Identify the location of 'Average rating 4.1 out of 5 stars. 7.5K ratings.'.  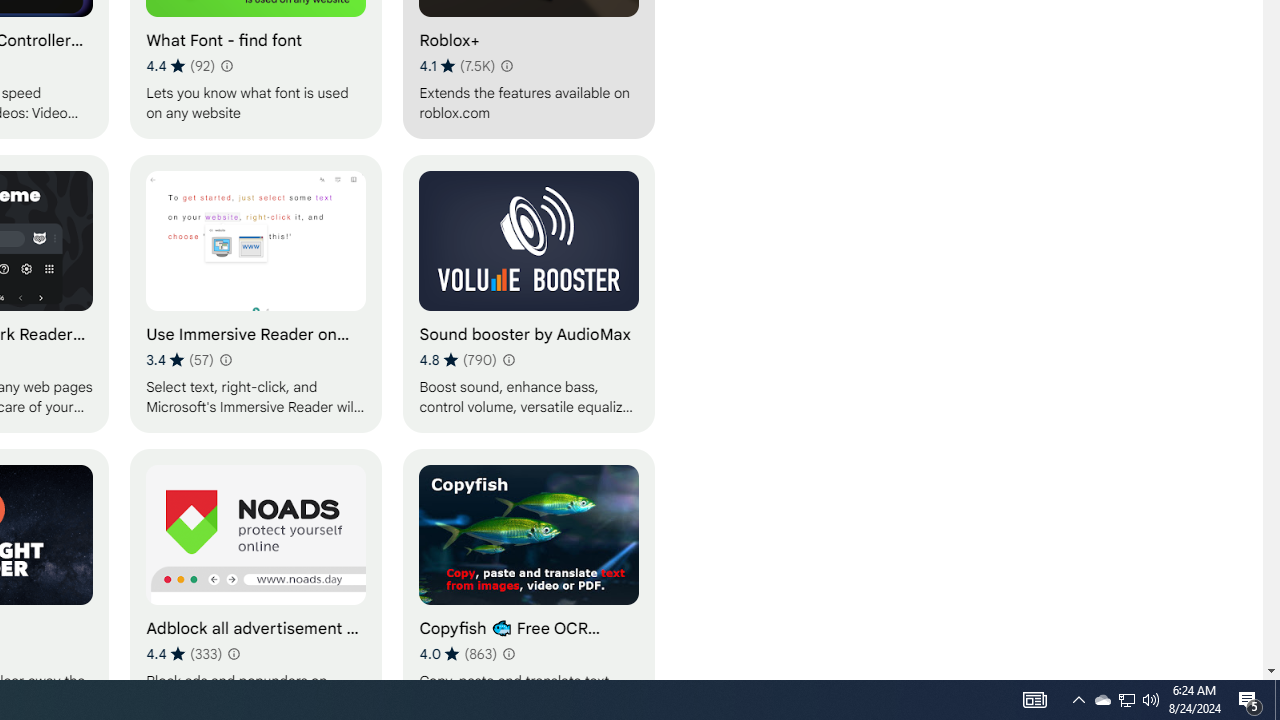
(456, 65).